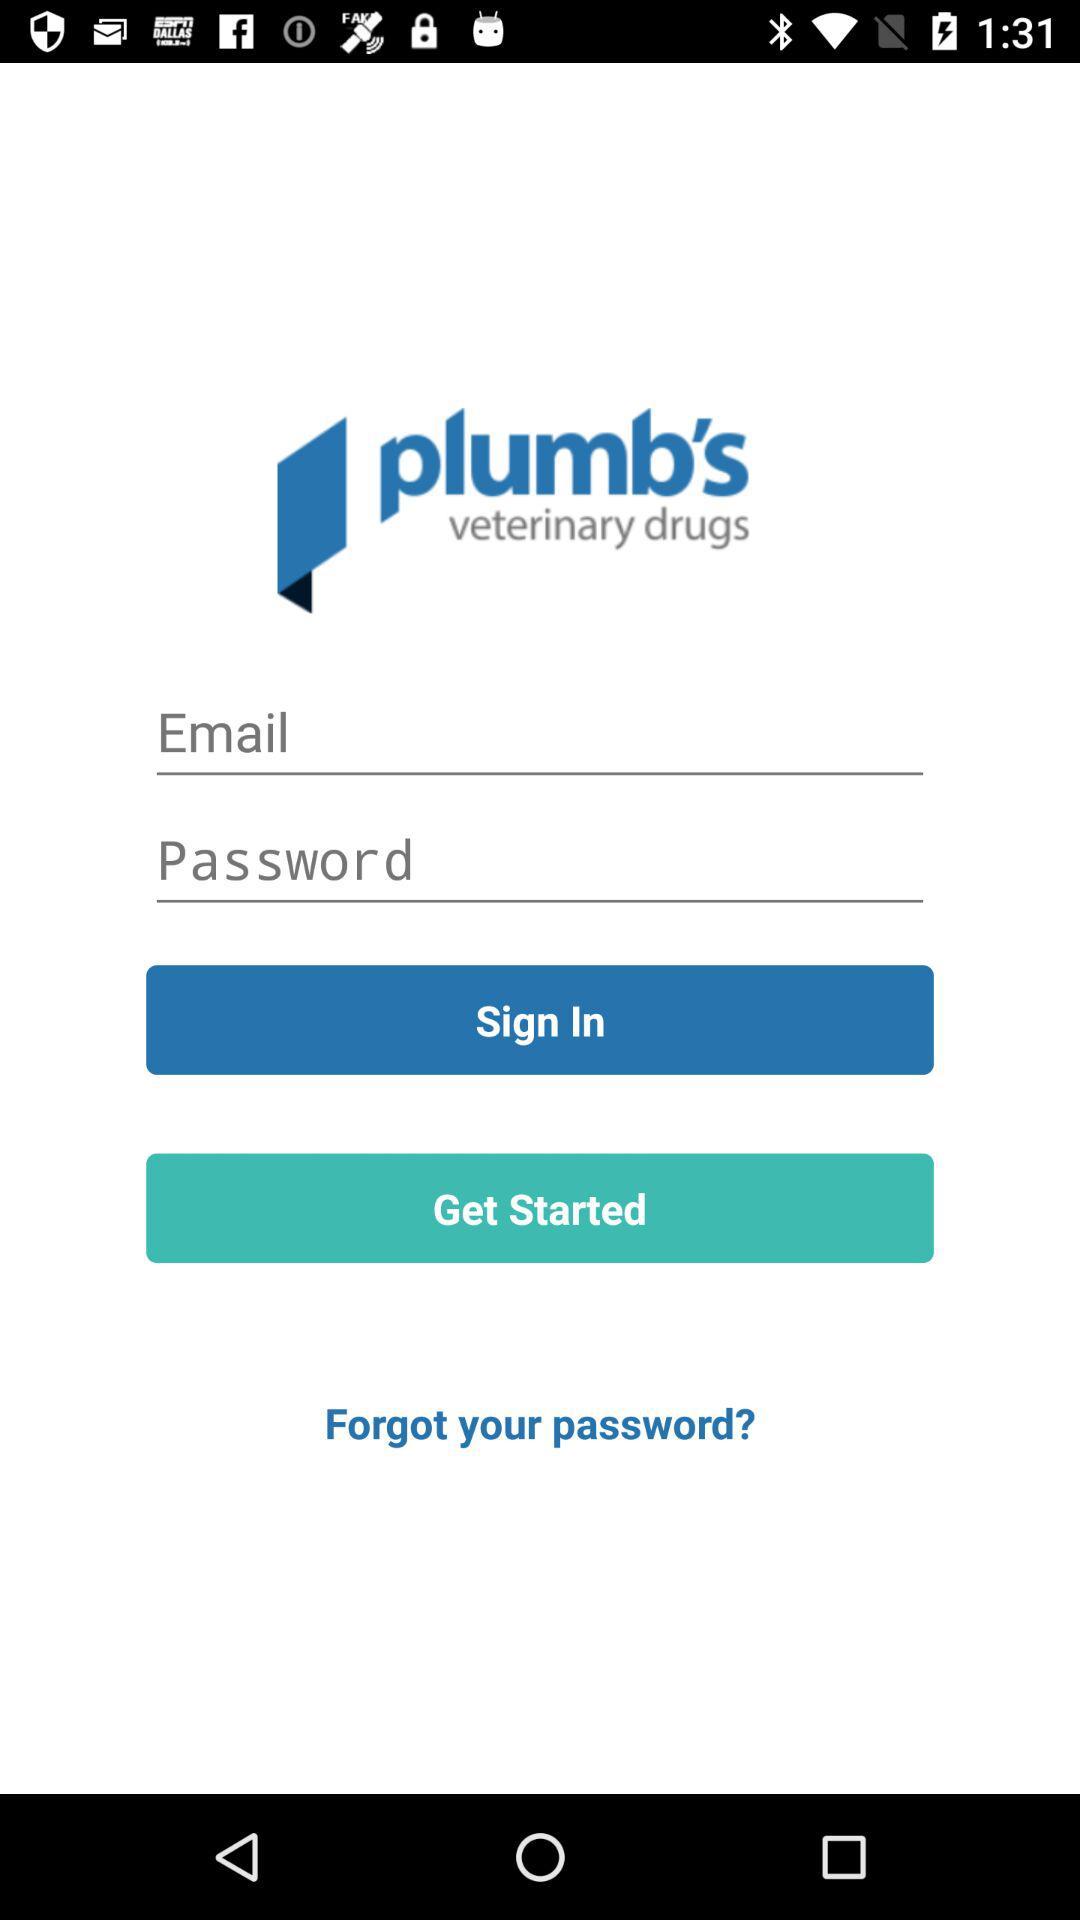 The image size is (1080, 1920). I want to click on the sign in item, so click(540, 1019).